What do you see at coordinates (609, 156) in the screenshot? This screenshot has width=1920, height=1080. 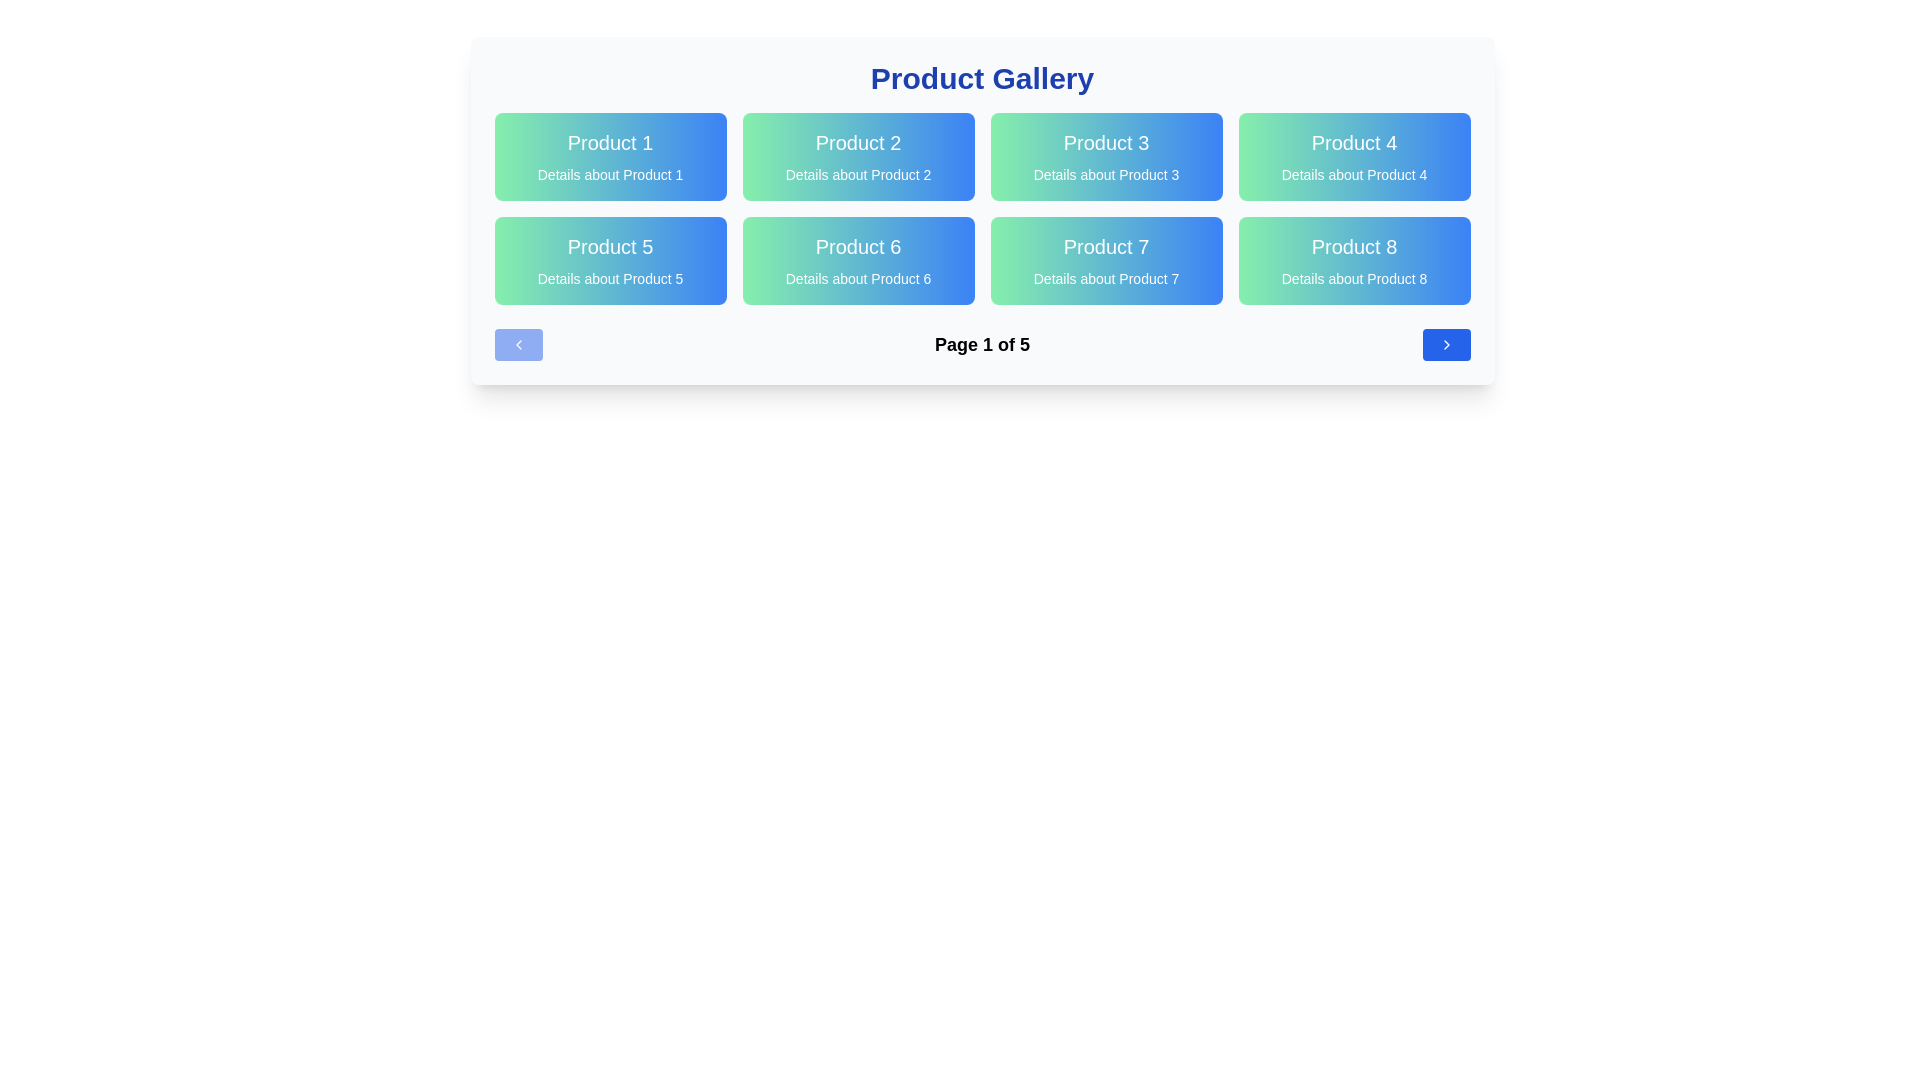 I see `the informational card titled 'Product 1', which is a rectangular card with a gradient from green to blue, containing a bold title at the top and a description below` at bounding box center [609, 156].